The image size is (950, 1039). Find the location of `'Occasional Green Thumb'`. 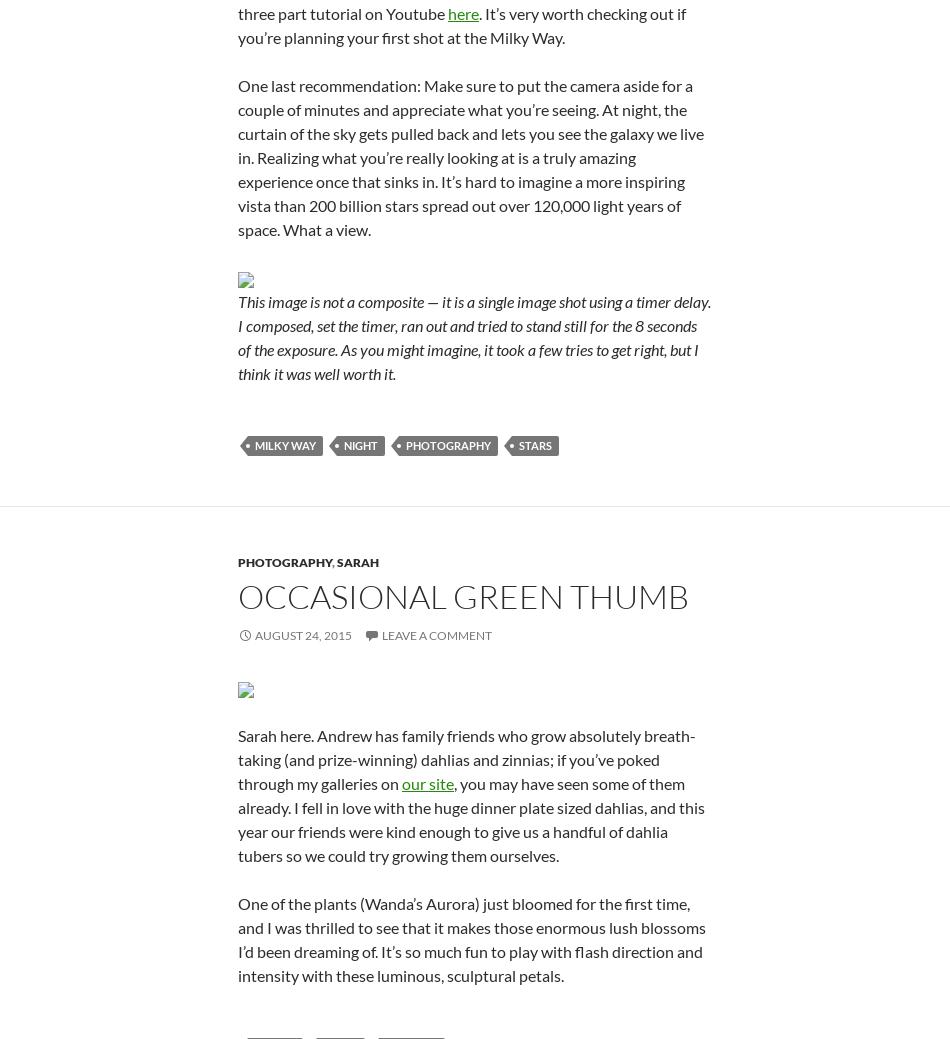

'Occasional Green Thumb' is located at coordinates (462, 595).